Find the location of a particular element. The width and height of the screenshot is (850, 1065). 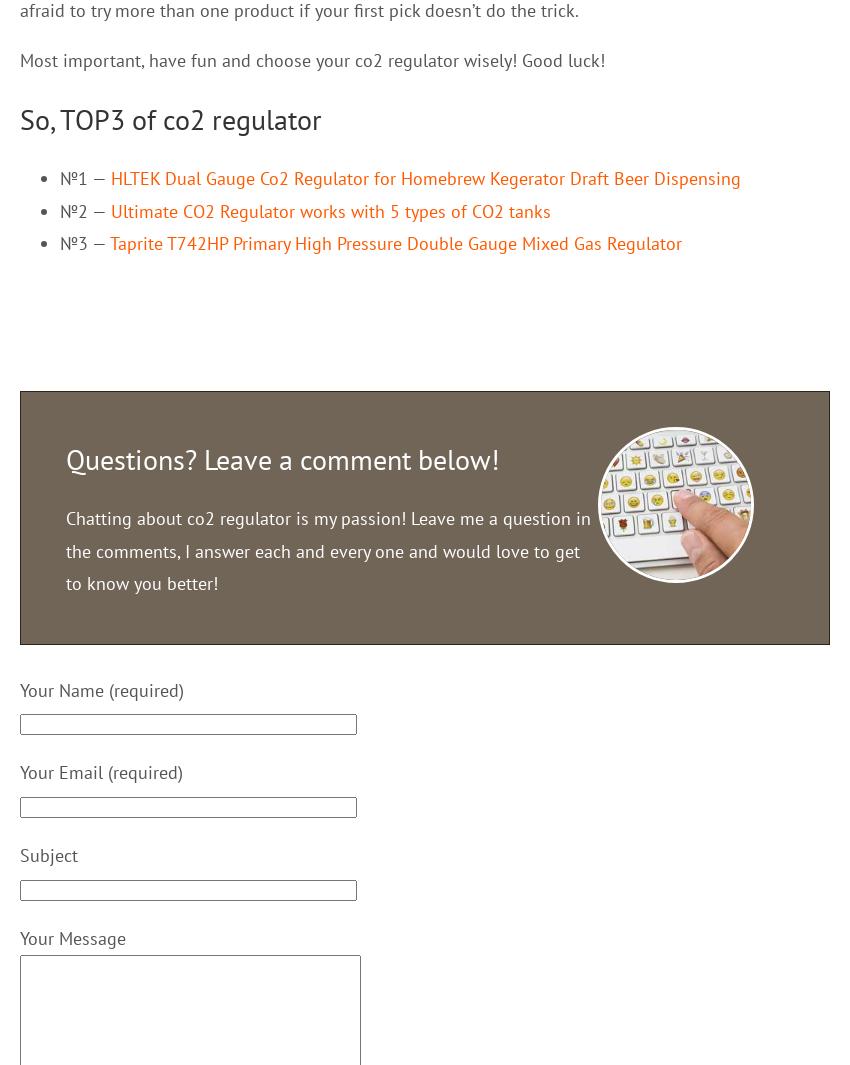

'Most important, have fun and choose your co2 regulator wisely! Good luck!' is located at coordinates (312, 59).